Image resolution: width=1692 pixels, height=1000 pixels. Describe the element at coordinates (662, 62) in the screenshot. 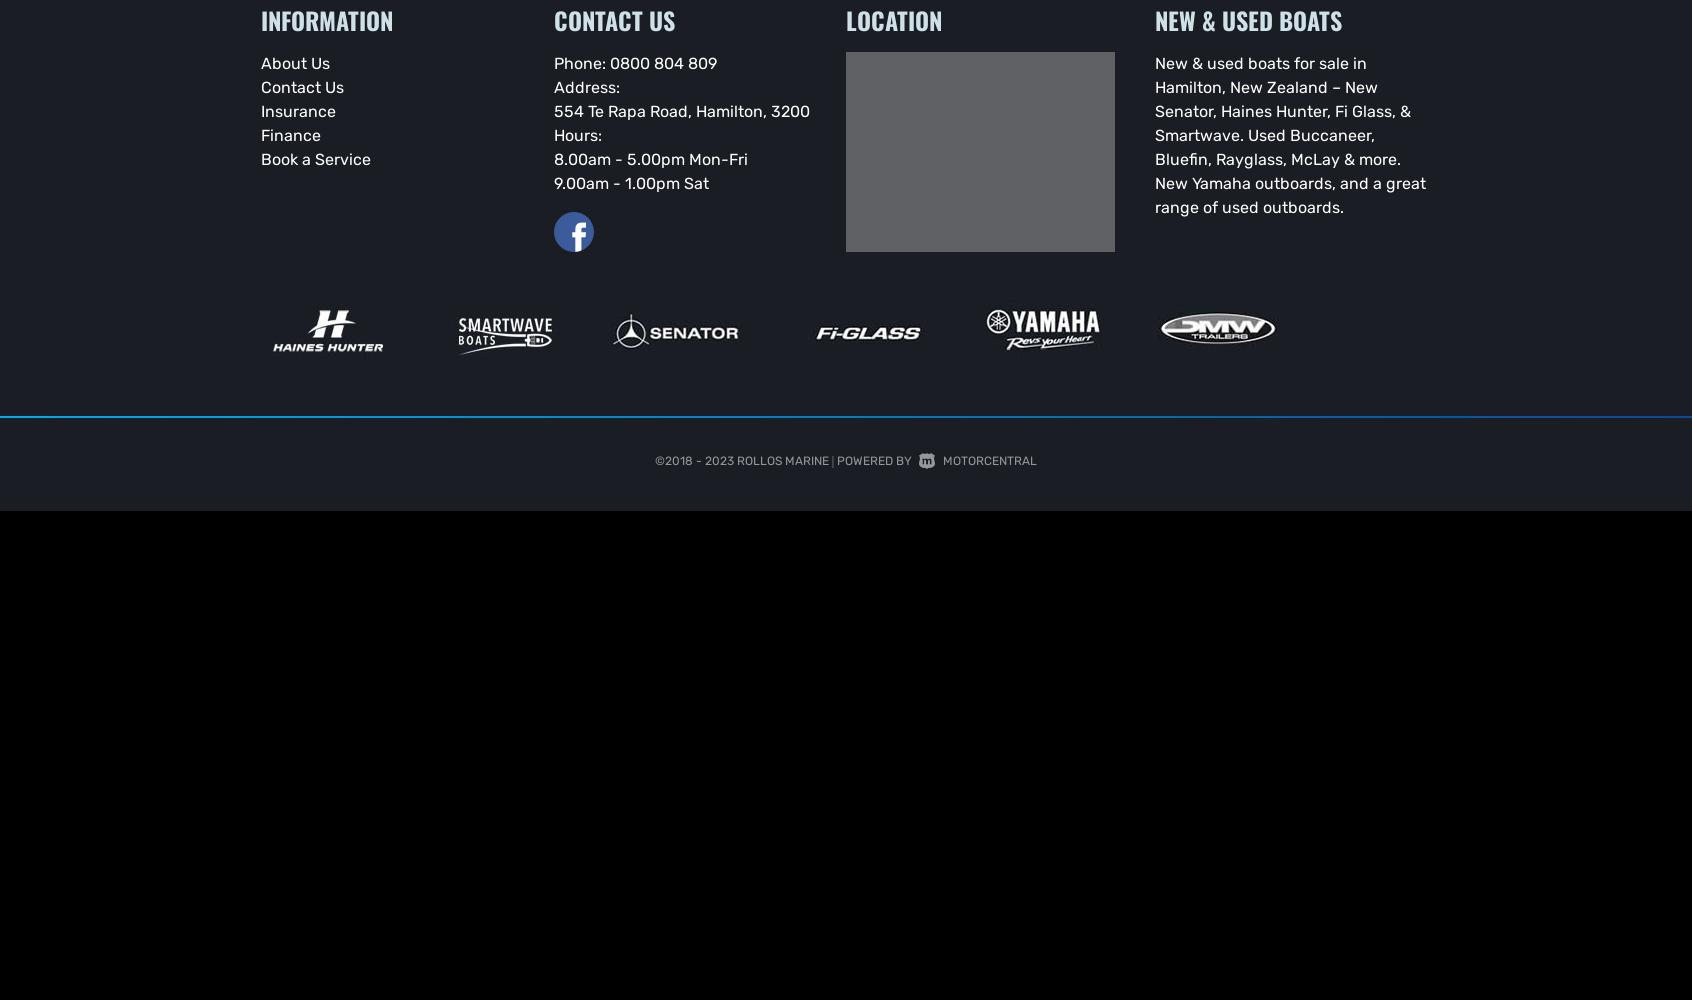

I see `'0800 804 809'` at that location.